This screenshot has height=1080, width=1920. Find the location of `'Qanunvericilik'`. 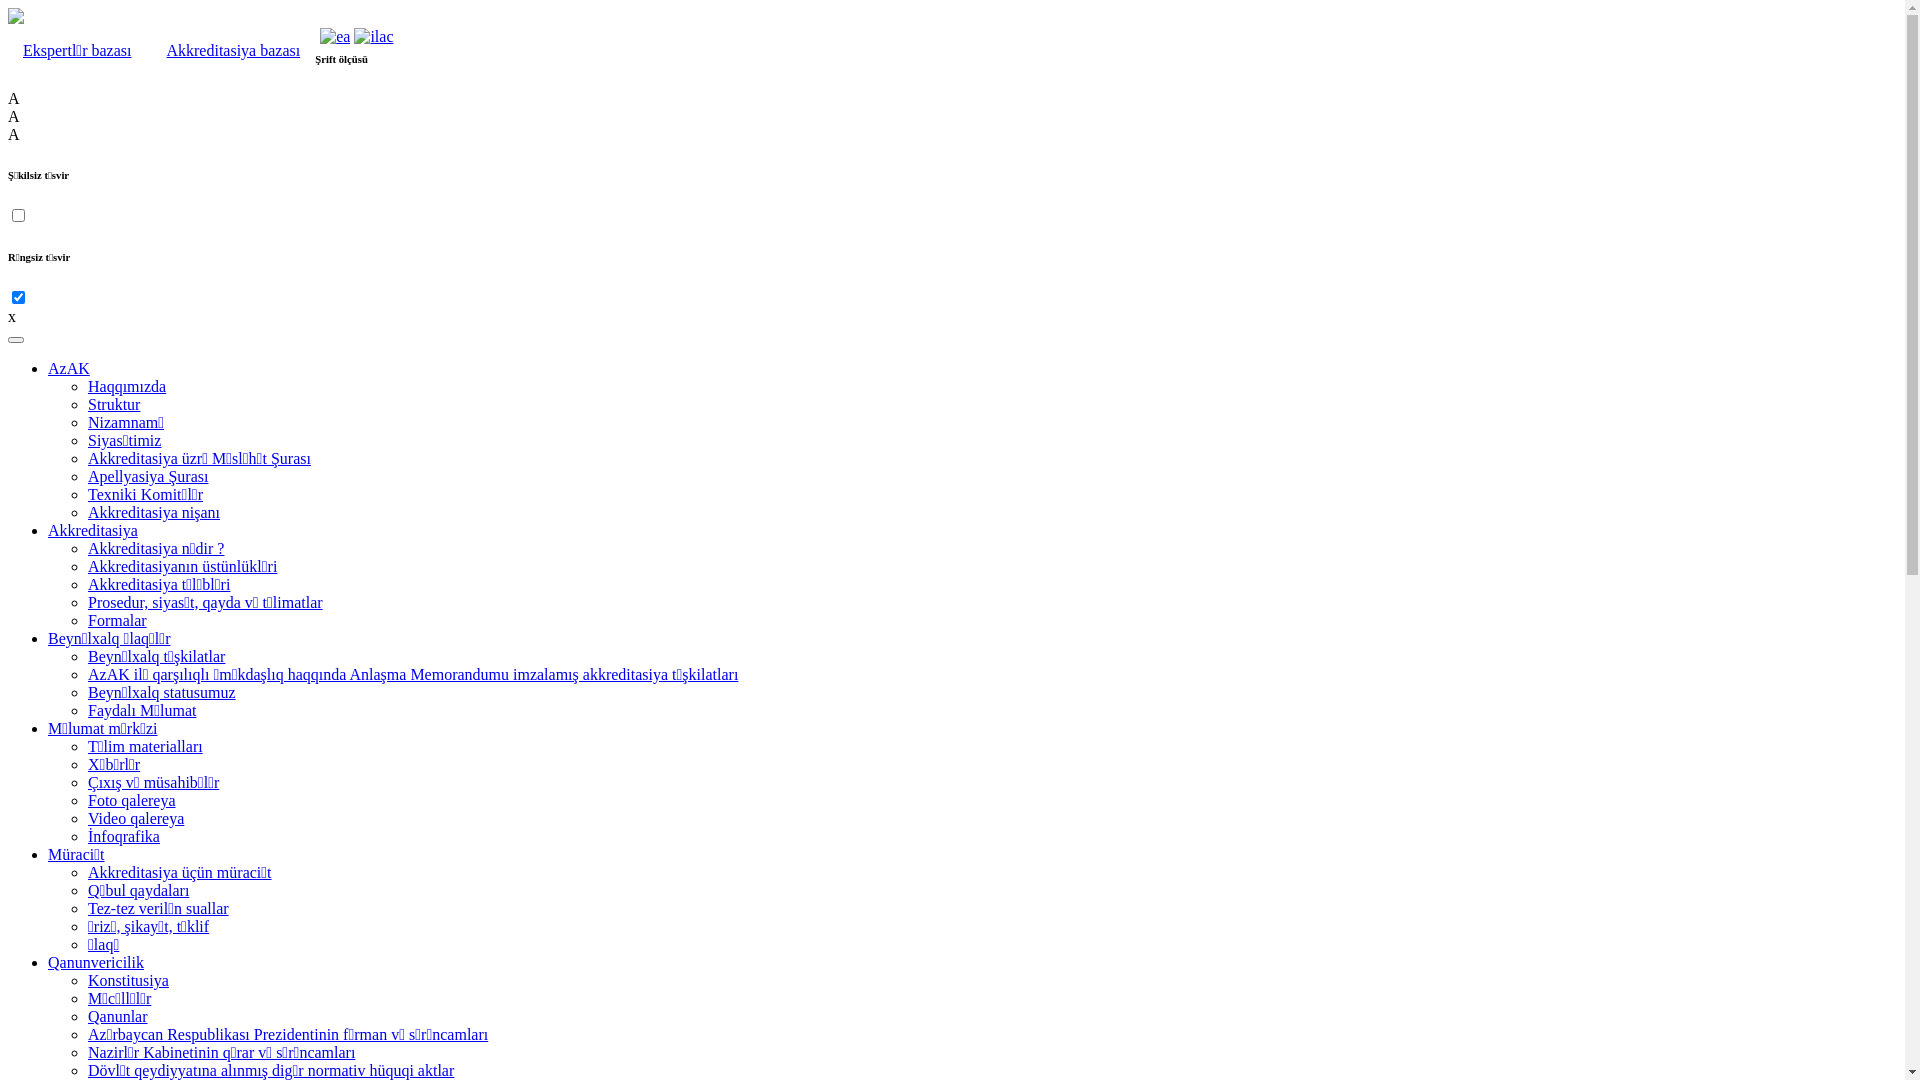

'Qanunvericilik' is located at coordinates (95, 961).